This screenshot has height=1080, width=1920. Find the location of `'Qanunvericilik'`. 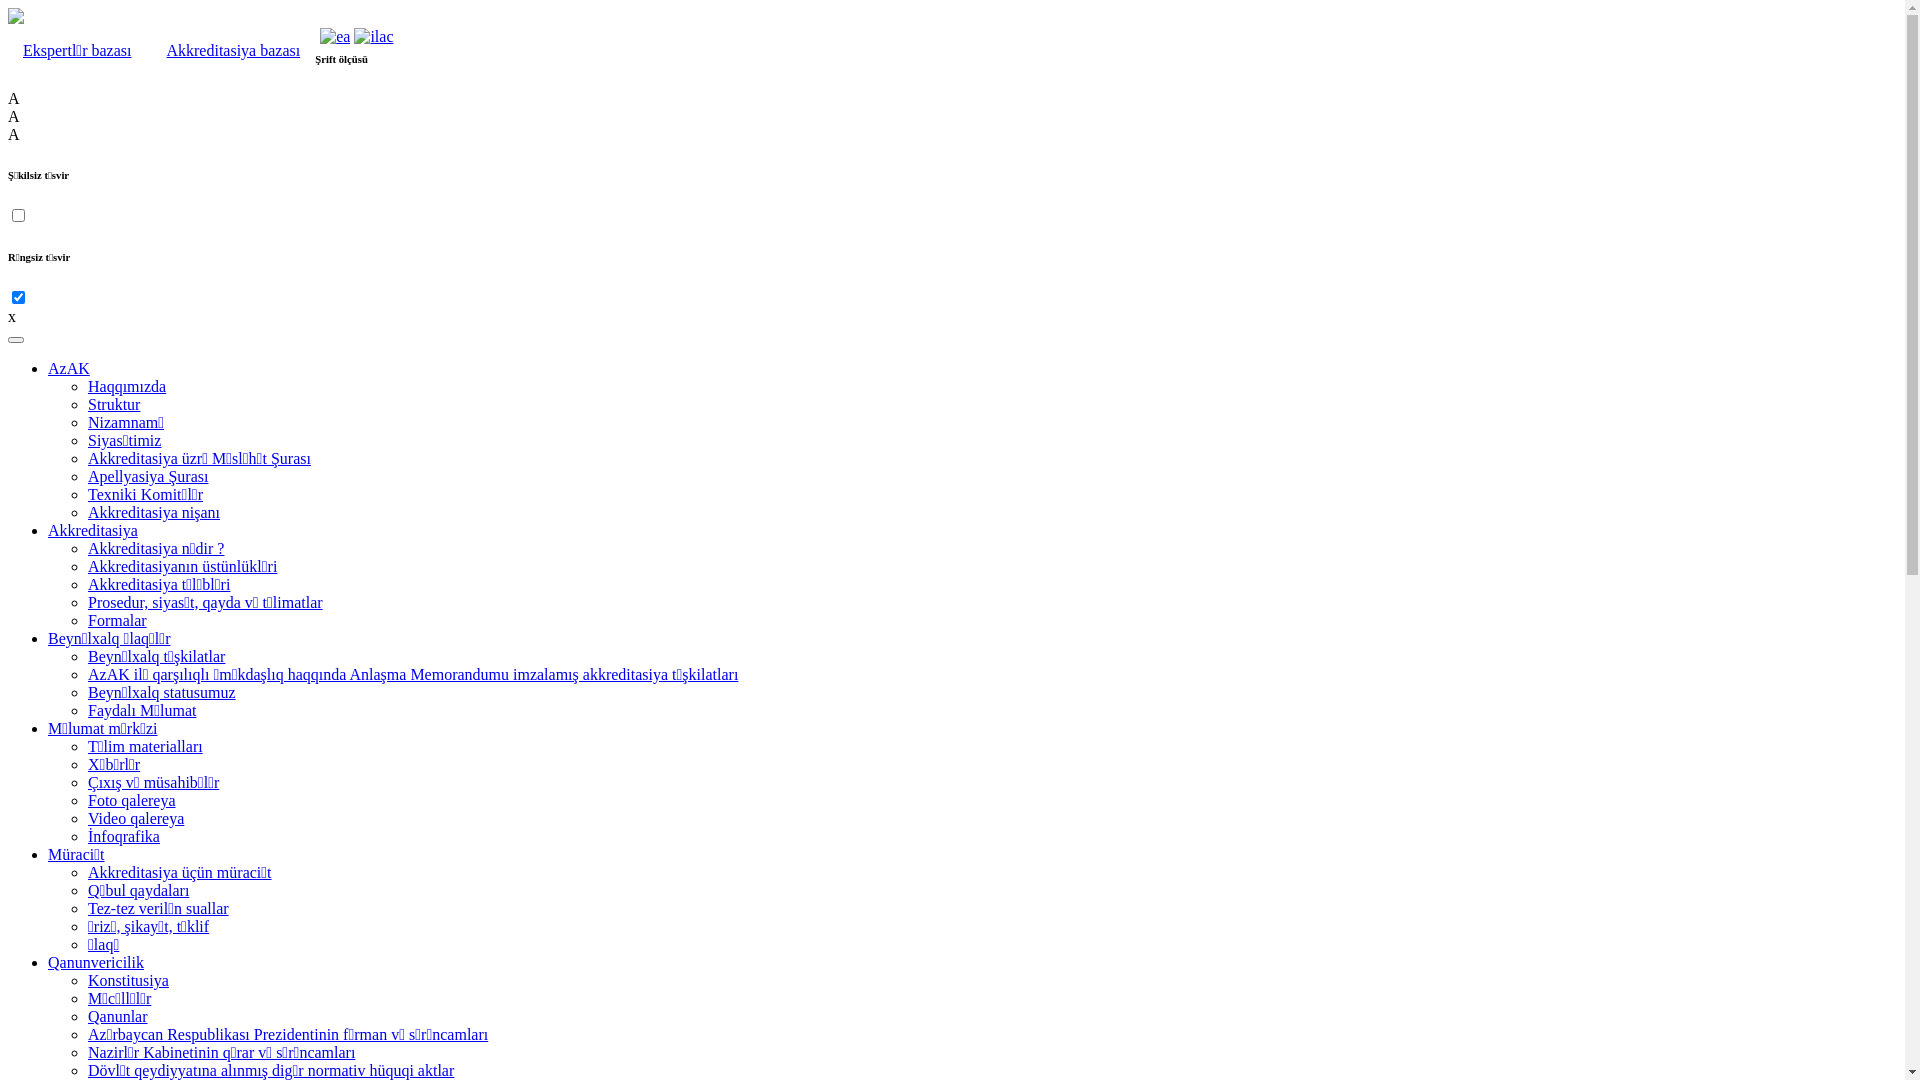

'Qanunvericilik' is located at coordinates (95, 961).